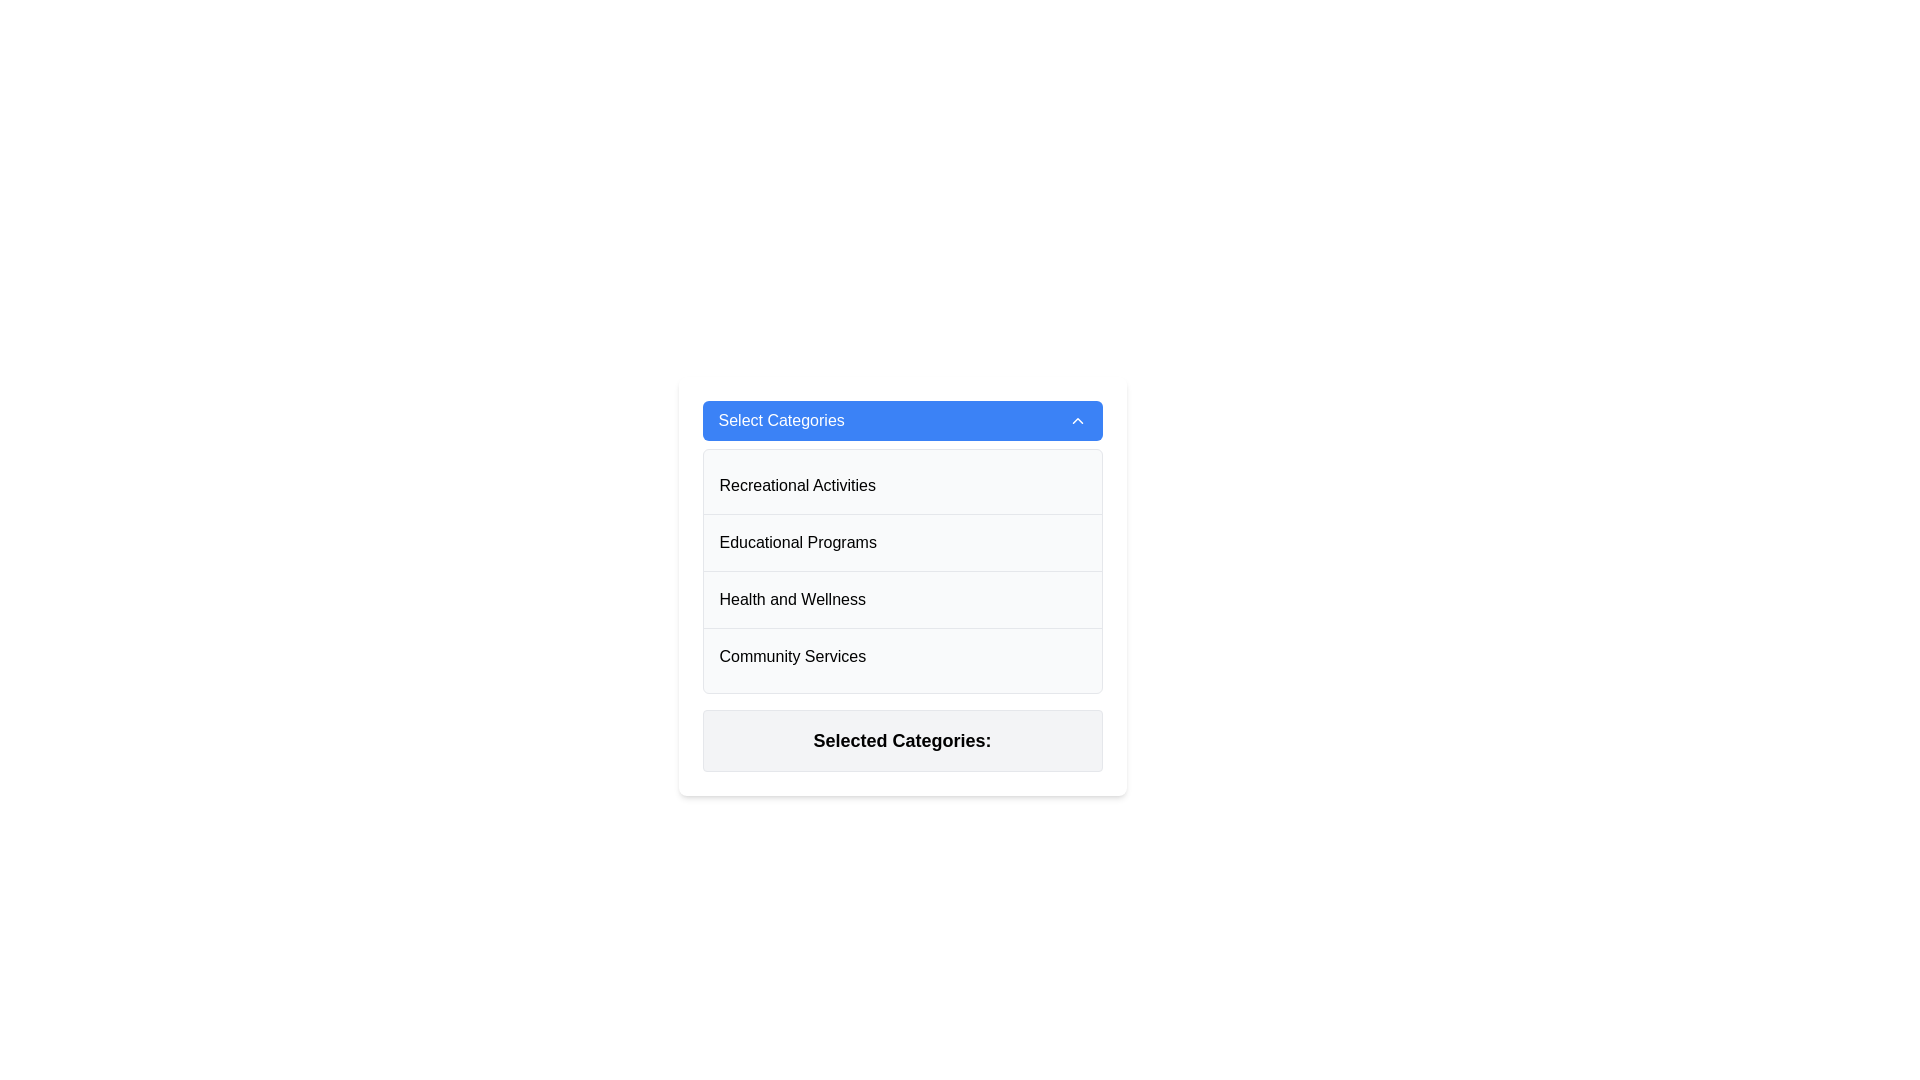  Describe the element at coordinates (796, 543) in the screenshot. I see `the 'Educational Programs' menu item` at that location.